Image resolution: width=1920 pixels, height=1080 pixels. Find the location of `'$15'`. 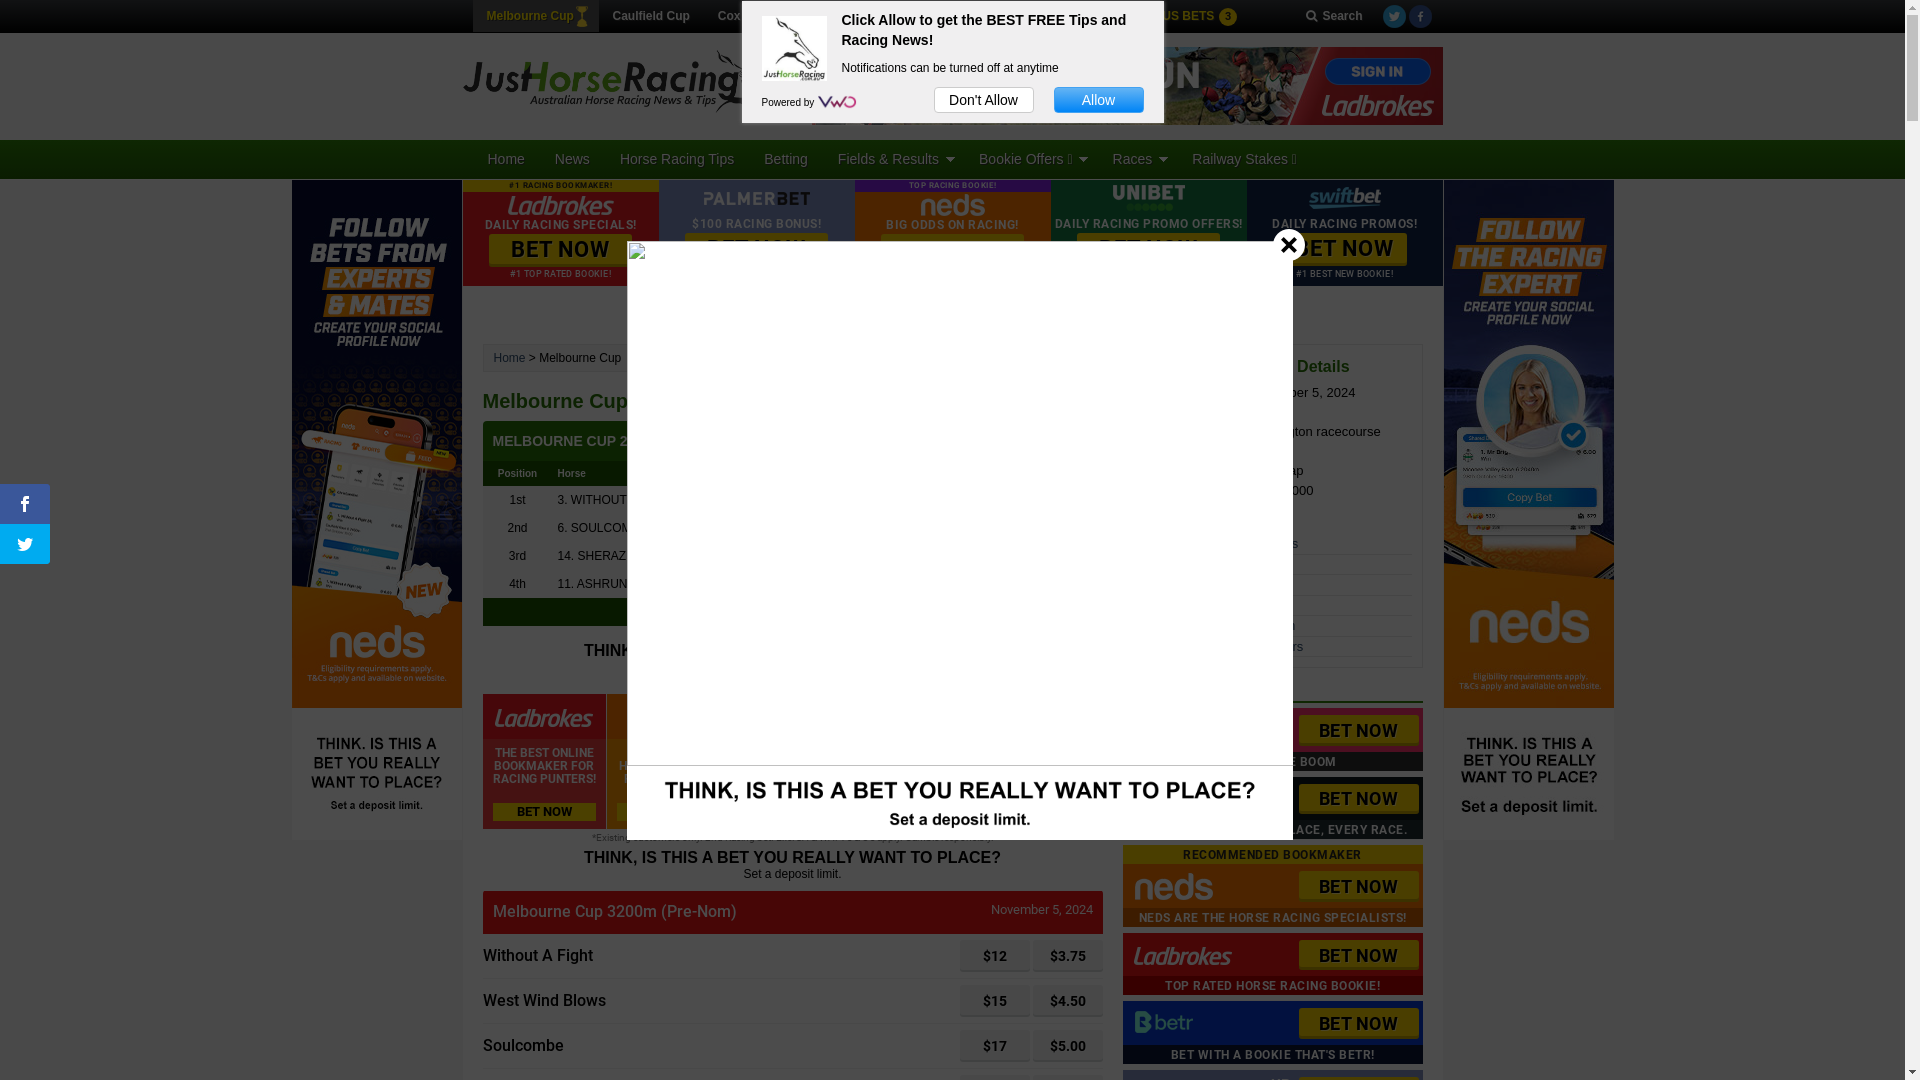

'$15' is located at coordinates (994, 1001).